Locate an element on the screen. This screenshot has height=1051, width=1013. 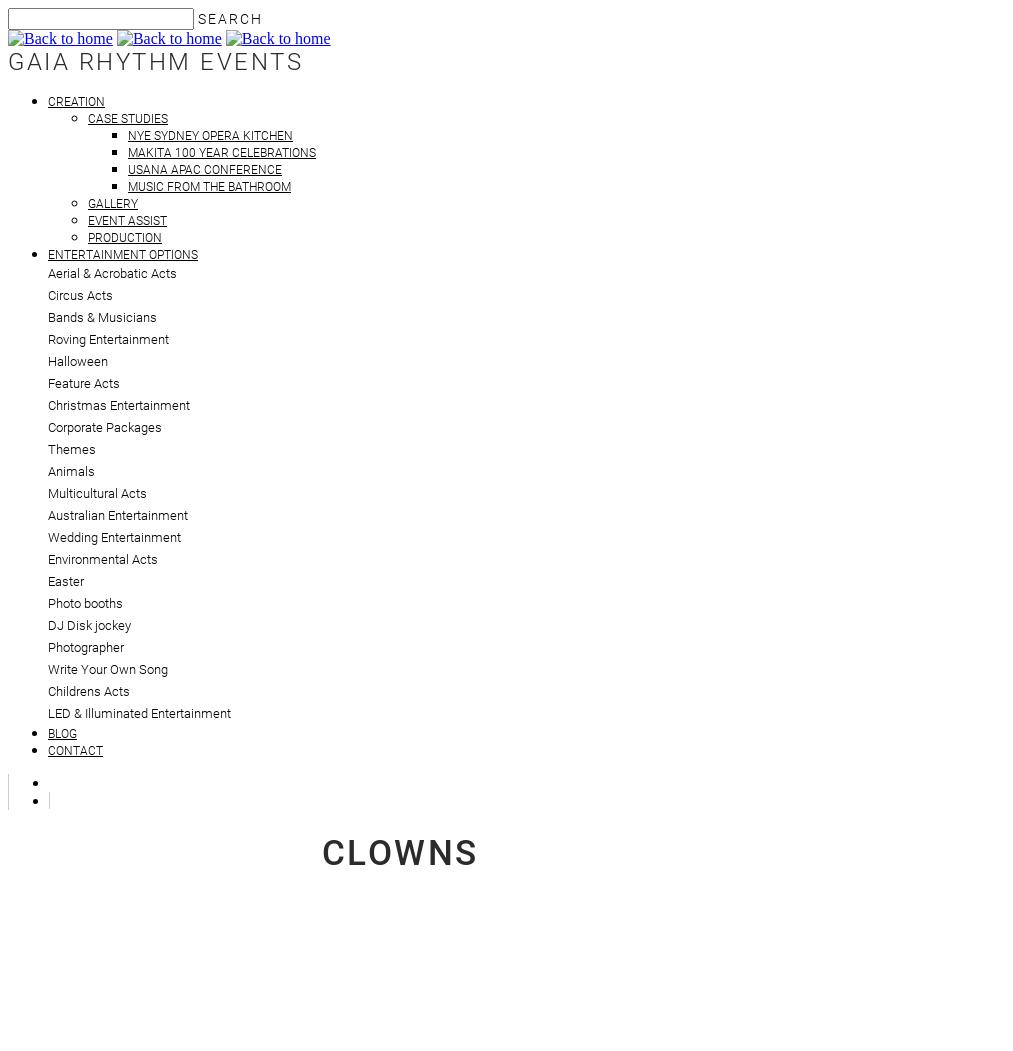
'Gallery' is located at coordinates (87, 202).